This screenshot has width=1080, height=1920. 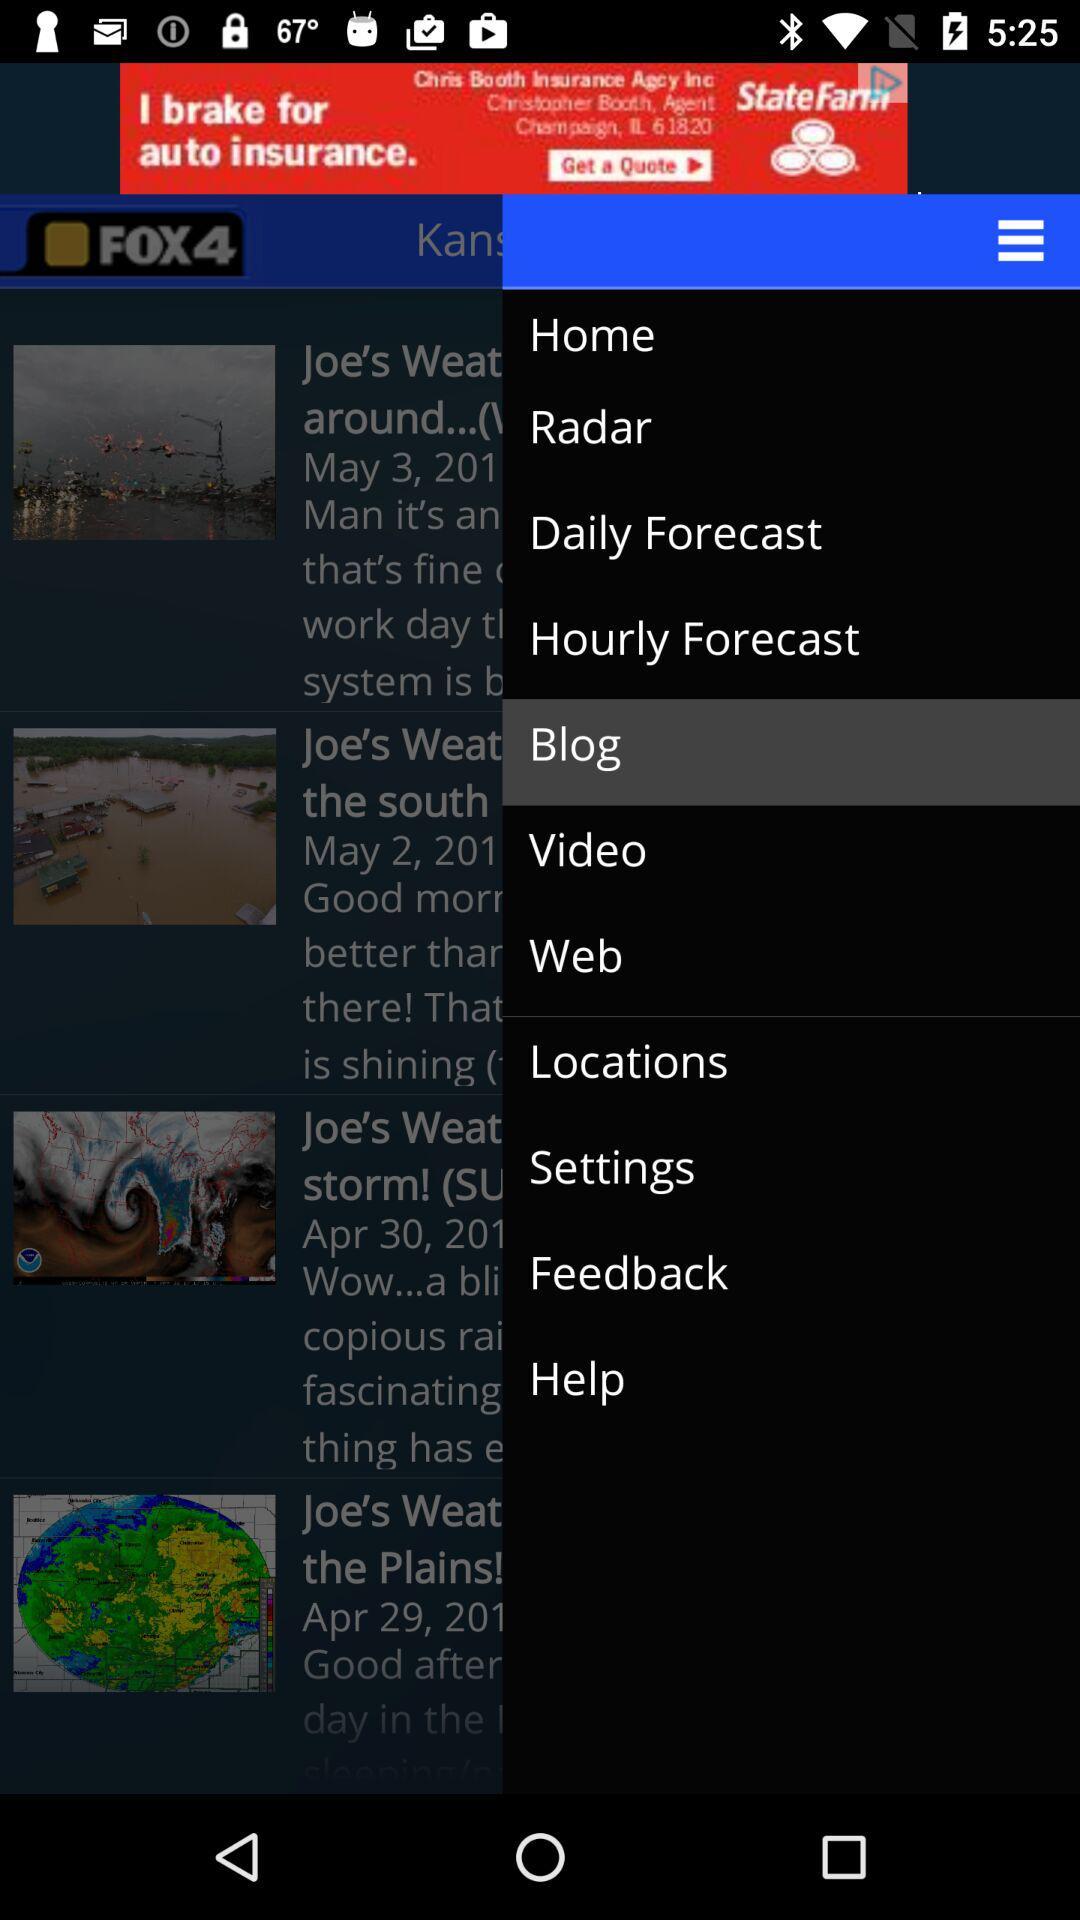 I want to click on daily forecast item, so click(x=774, y=533).